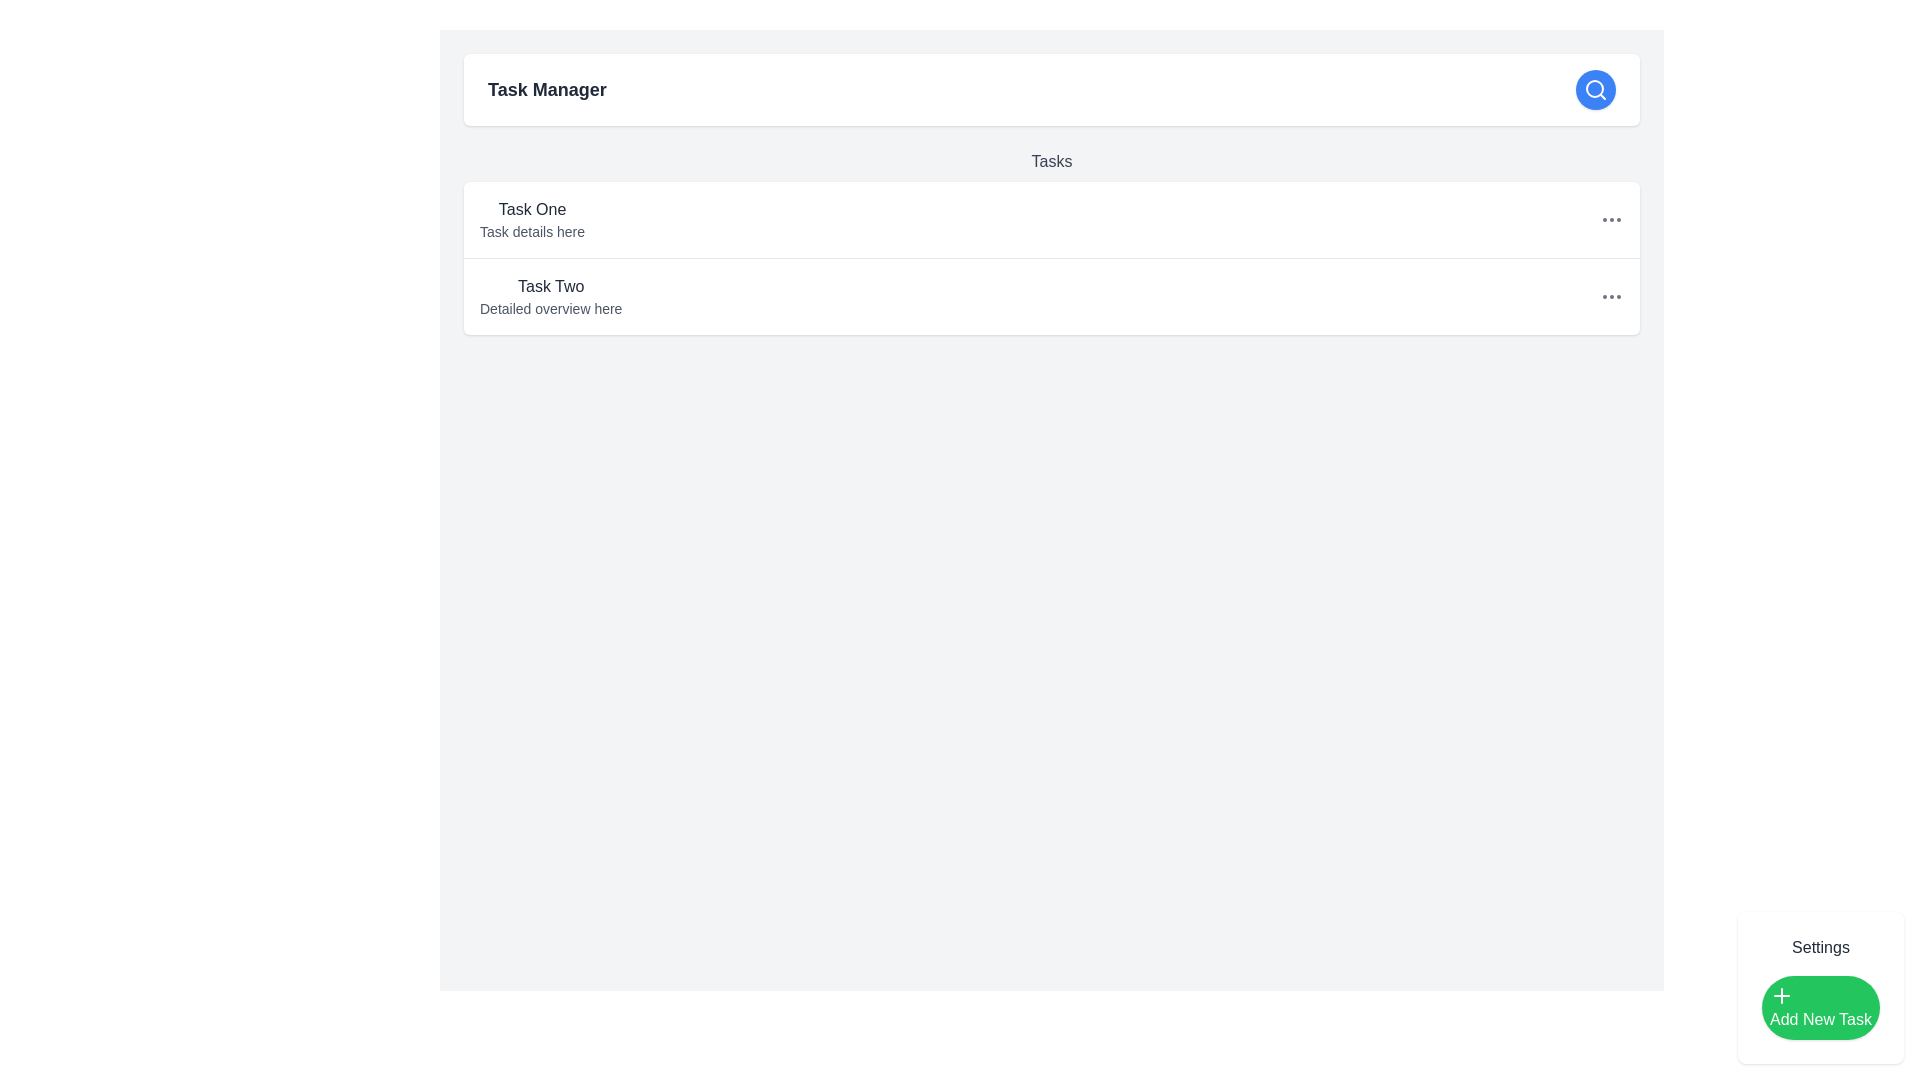  What do you see at coordinates (1612, 297) in the screenshot?
I see `the ellipsis menu icon located at the far right of the row labeled 'Task Two Detailed overview here'` at bounding box center [1612, 297].